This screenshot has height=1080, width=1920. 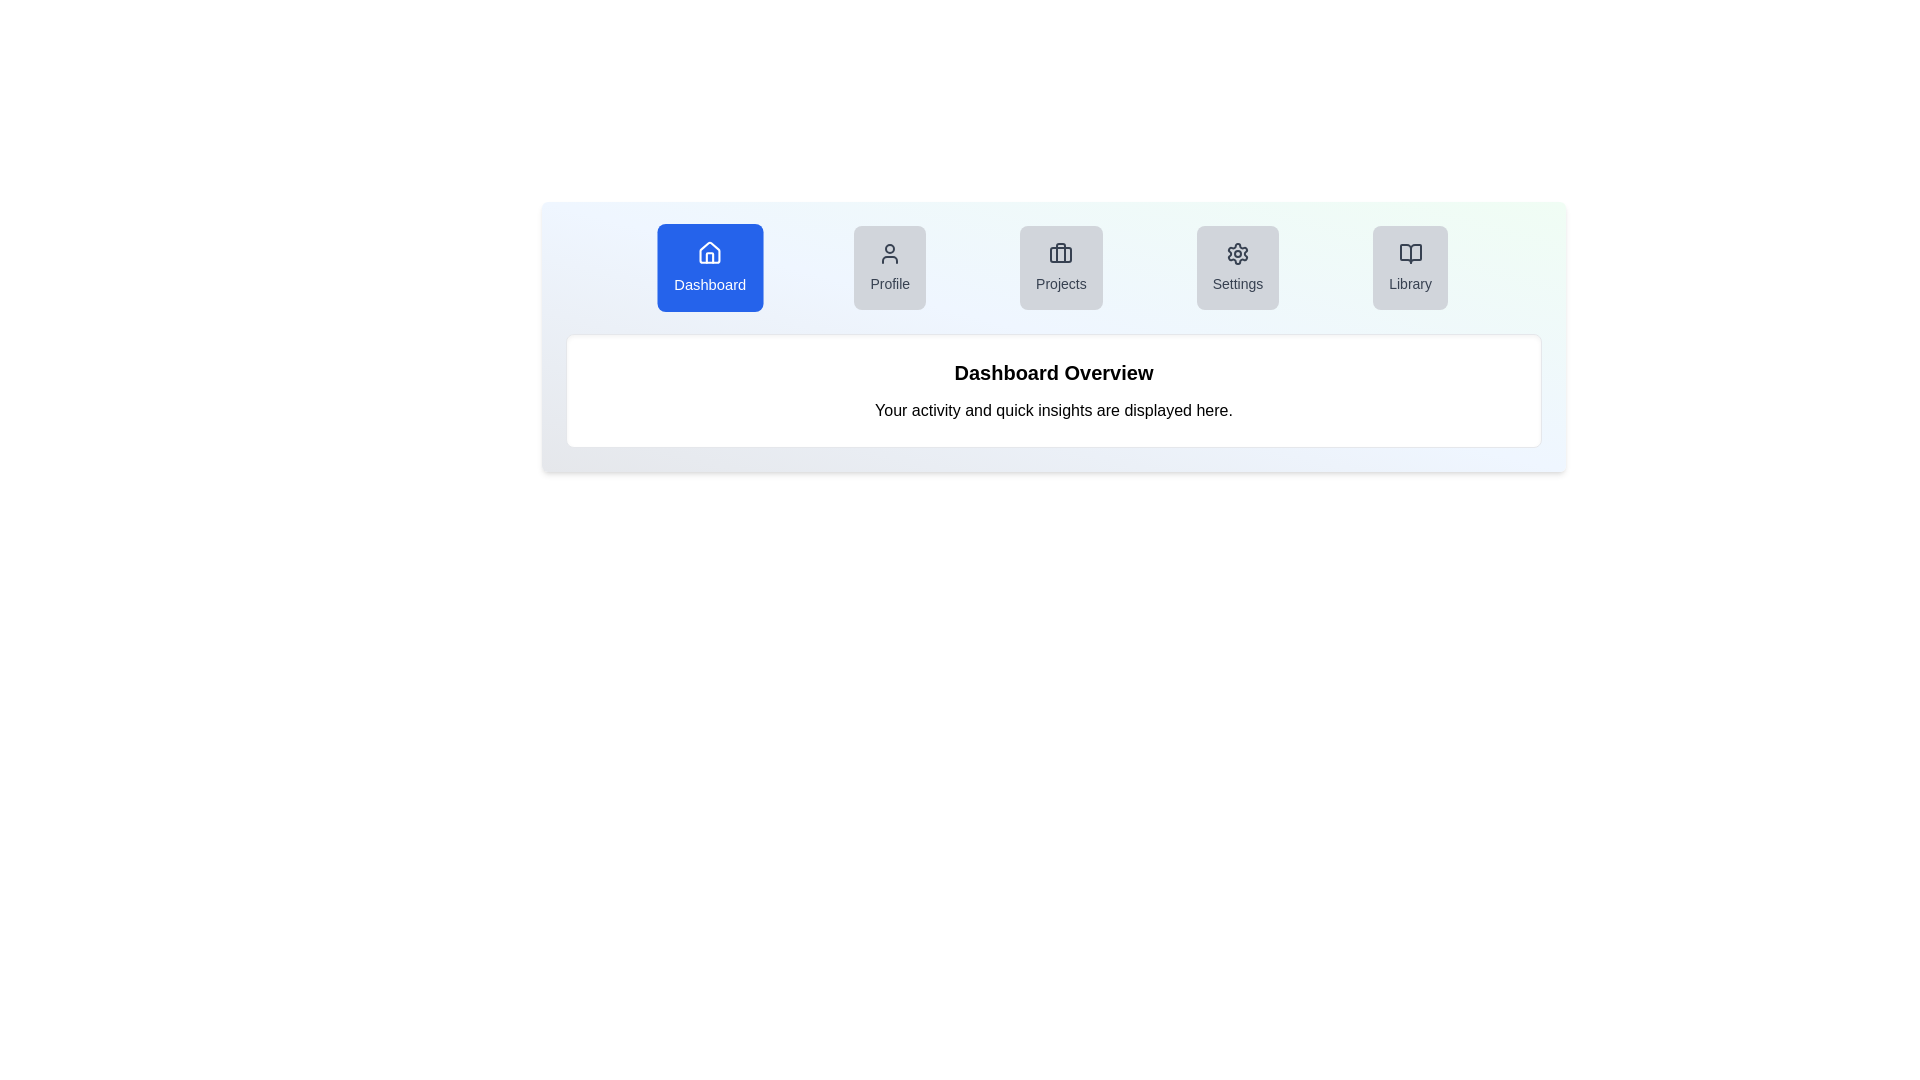 What do you see at coordinates (1237, 284) in the screenshot?
I see `keyboard navigation` at bounding box center [1237, 284].